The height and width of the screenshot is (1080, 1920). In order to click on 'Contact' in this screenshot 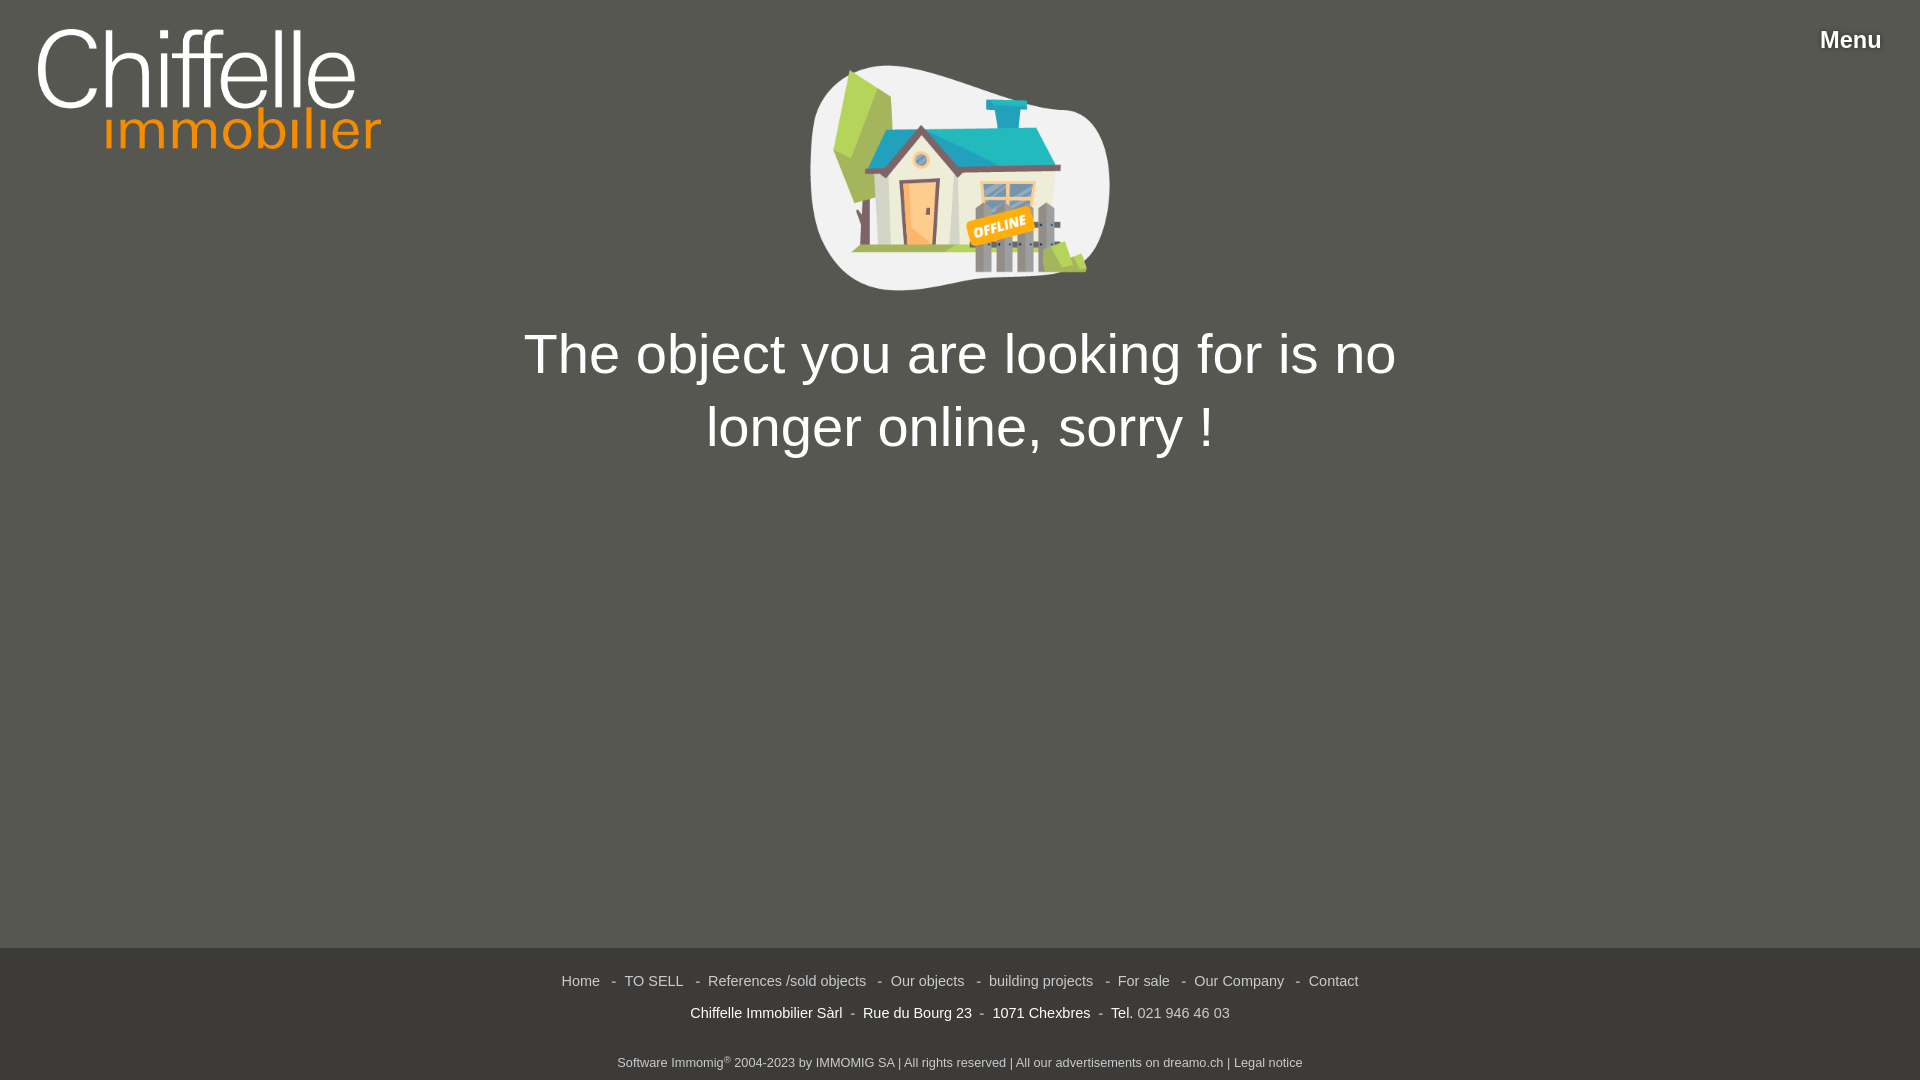, I will do `click(1334, 980)`.